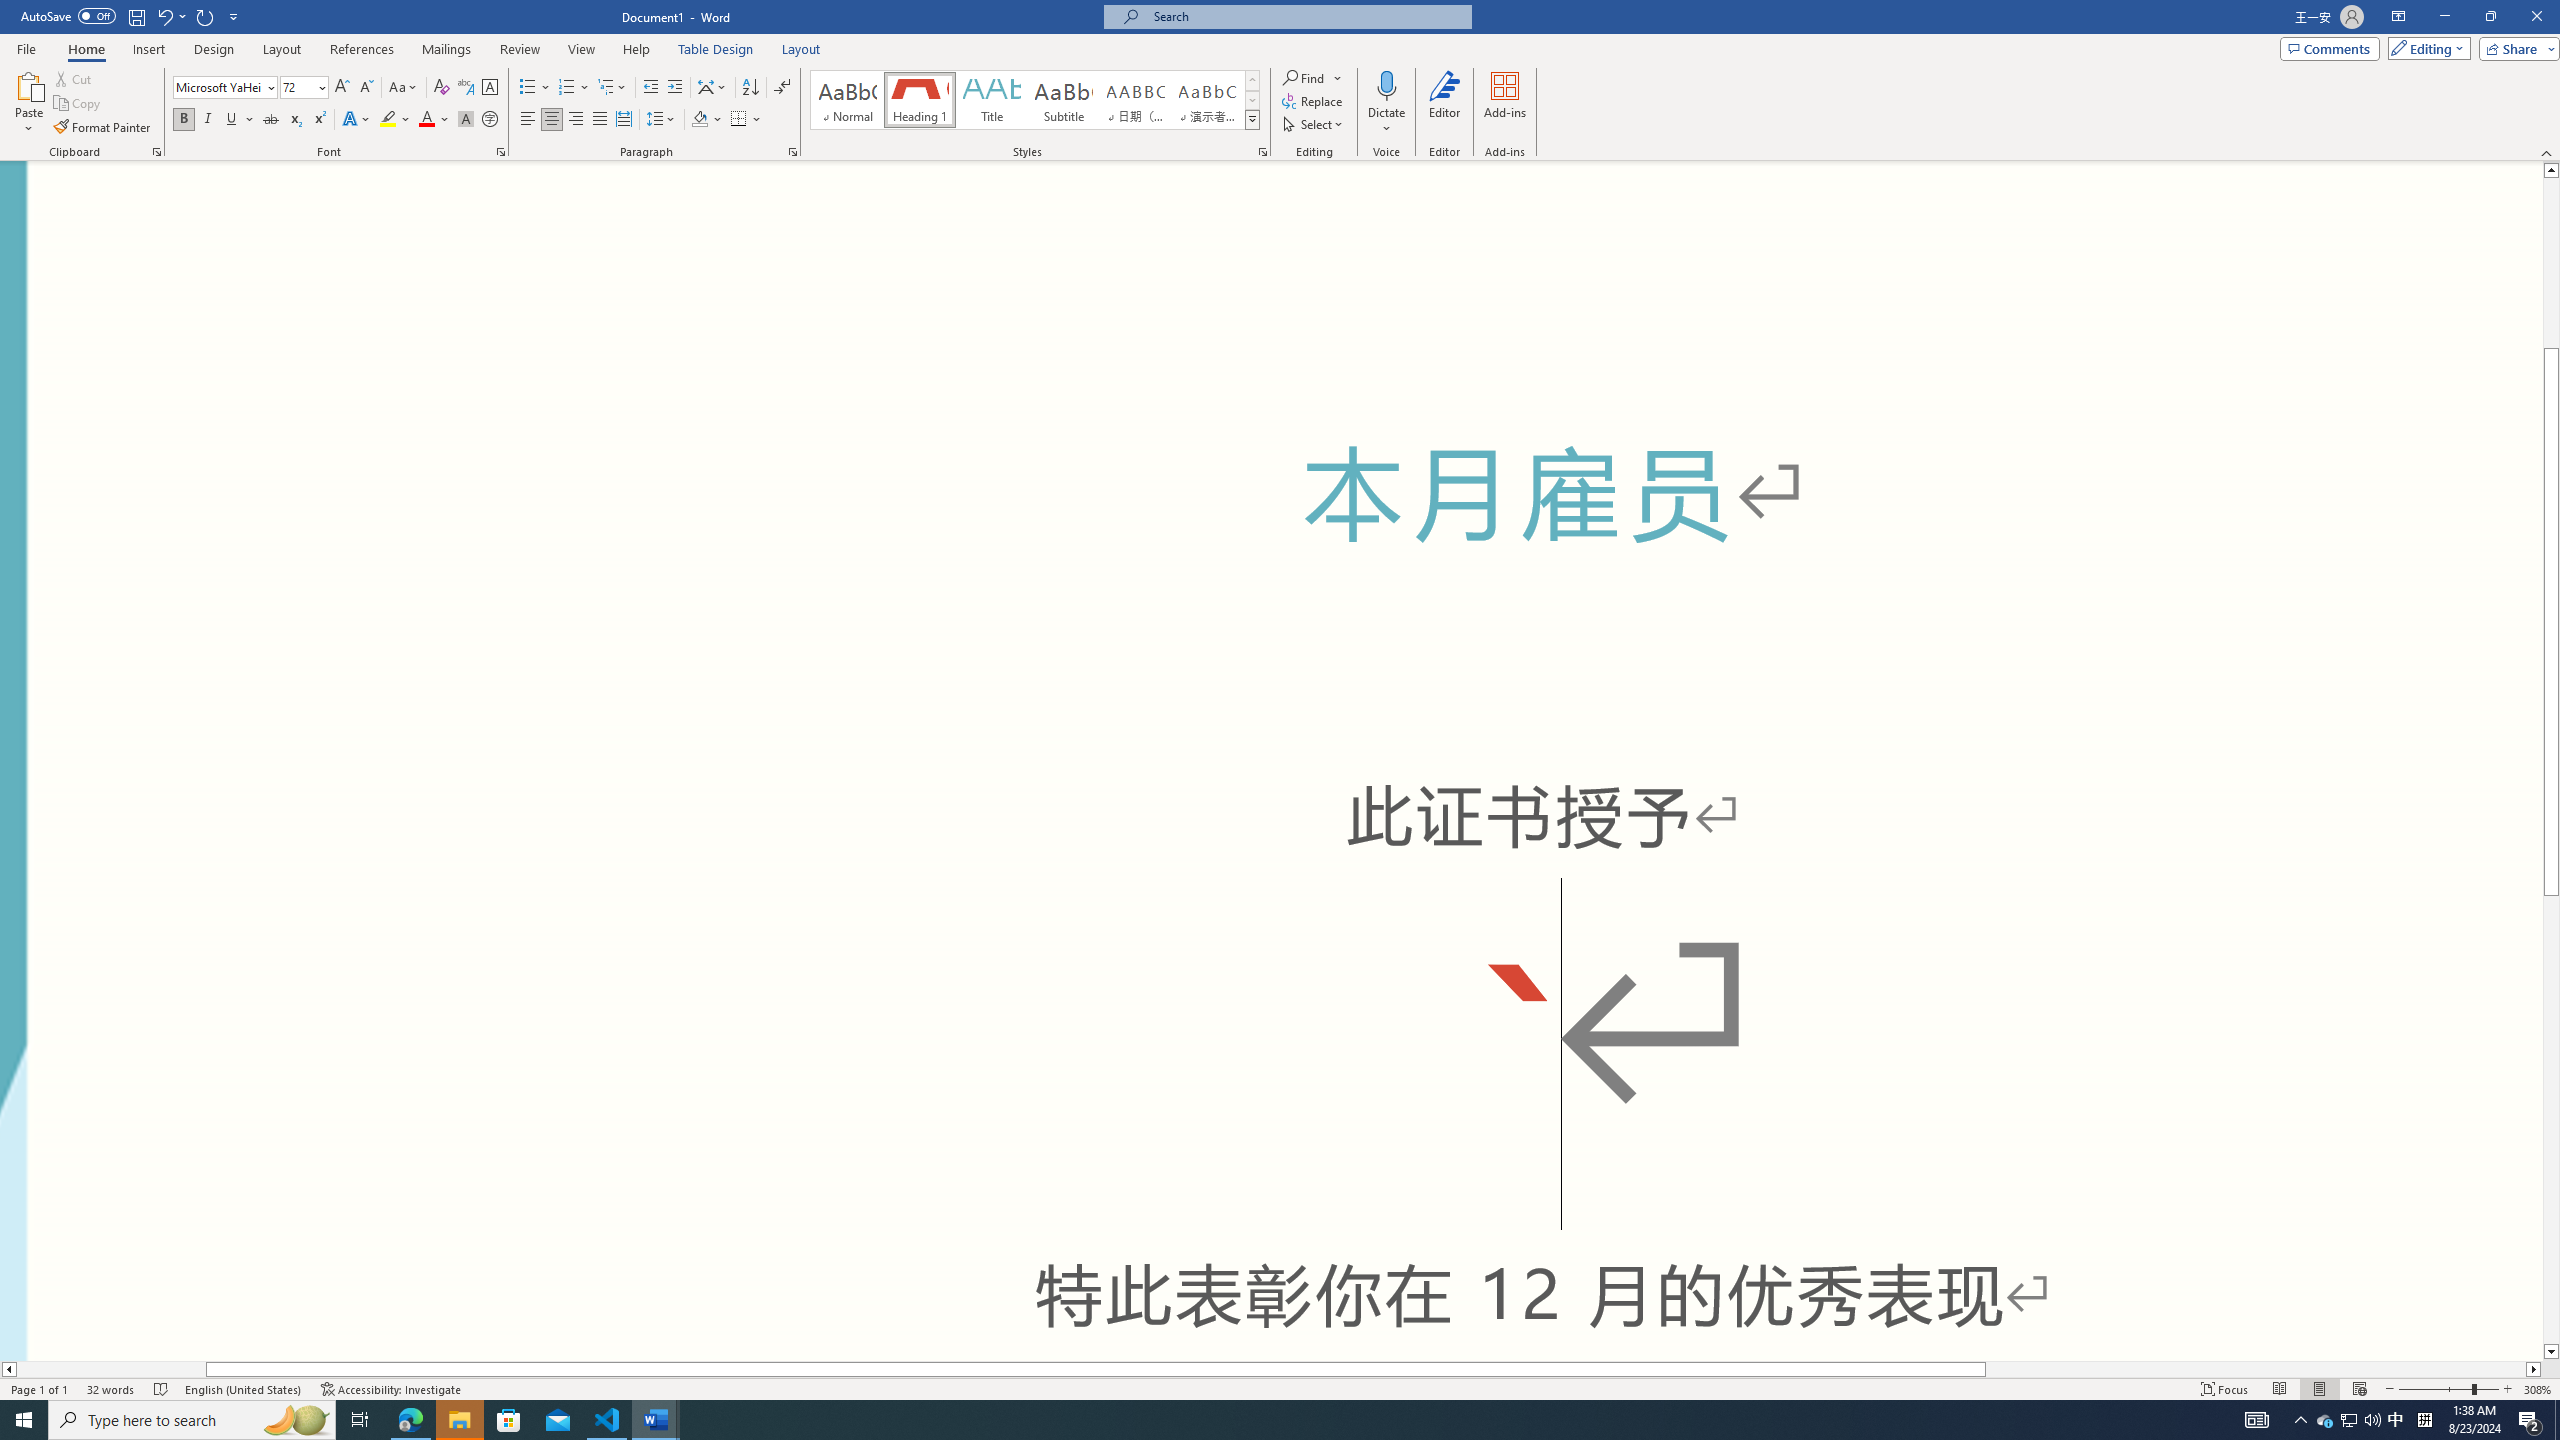 This screenshot has width=2560, height=1440. Describe the element at coordinates (73, 78) in the screenshot. I see `'Cut'` at that location.